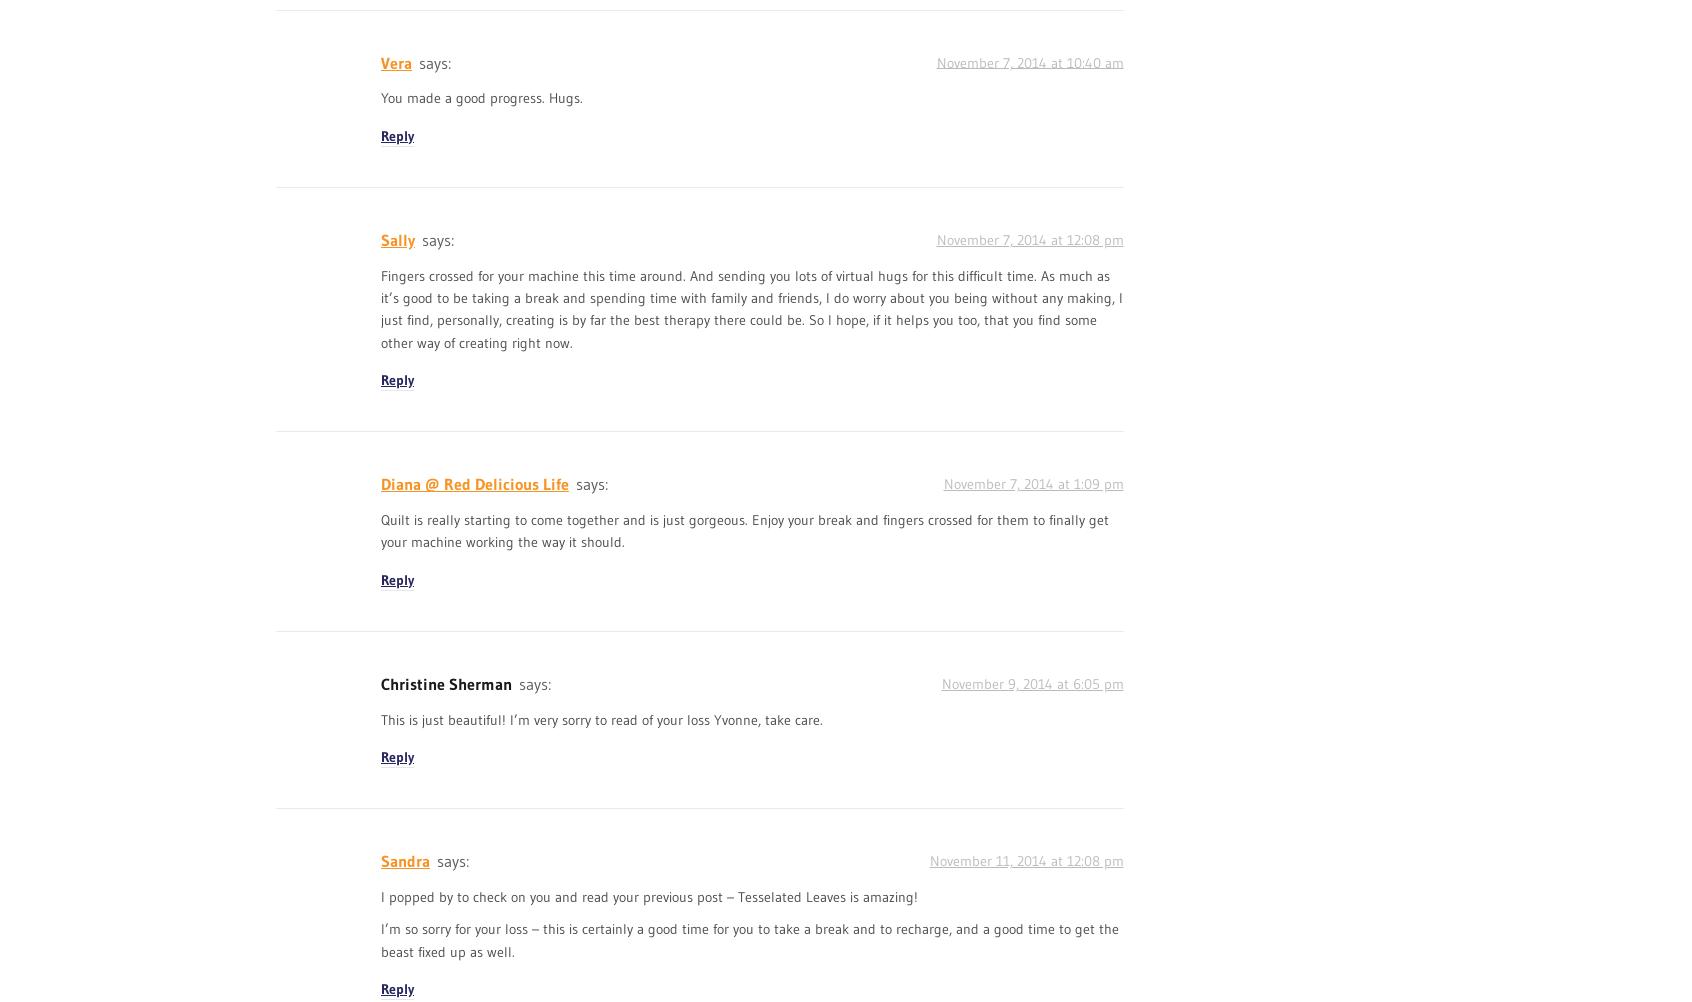 This screenshot has height=1002, width=1692. I want to click on 'November 7, 2014 at 12:08 pm', so click(1028, 238).